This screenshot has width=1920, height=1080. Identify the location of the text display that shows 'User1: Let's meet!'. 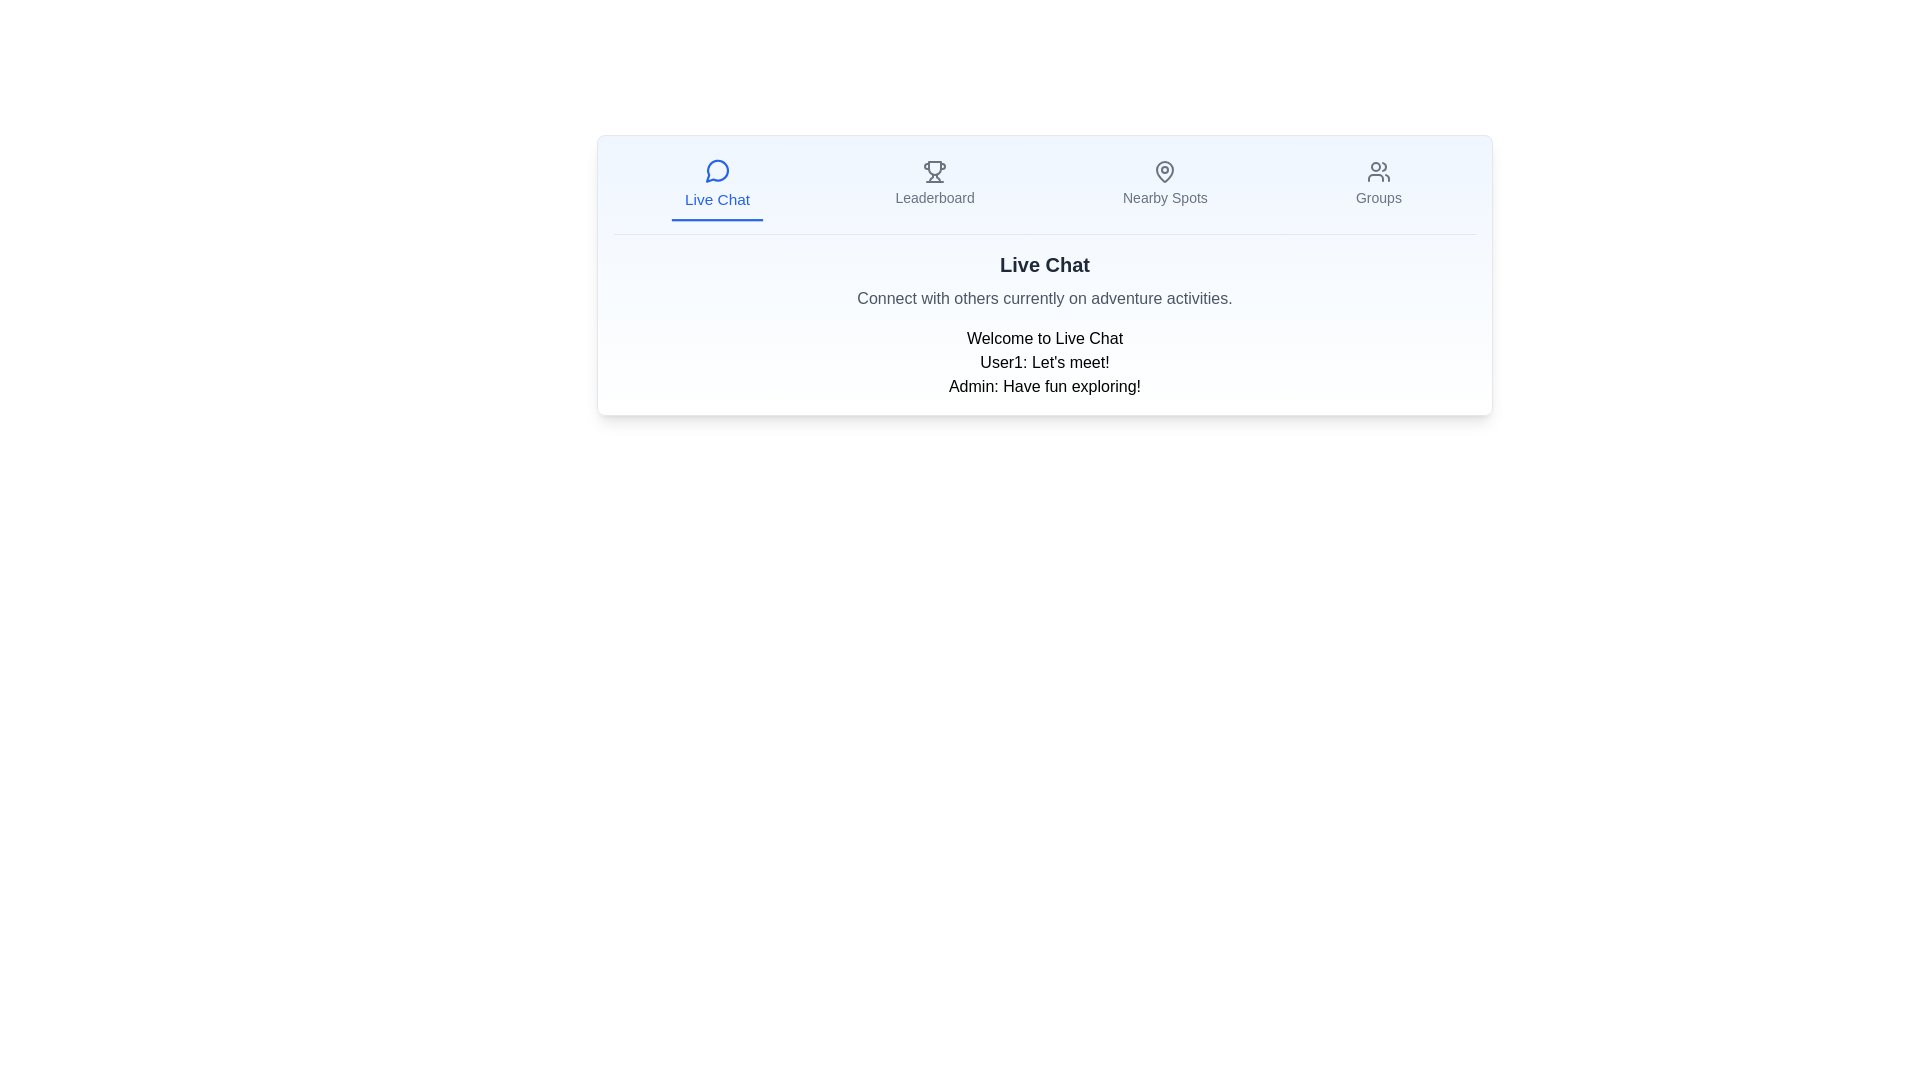
(1044, 362).